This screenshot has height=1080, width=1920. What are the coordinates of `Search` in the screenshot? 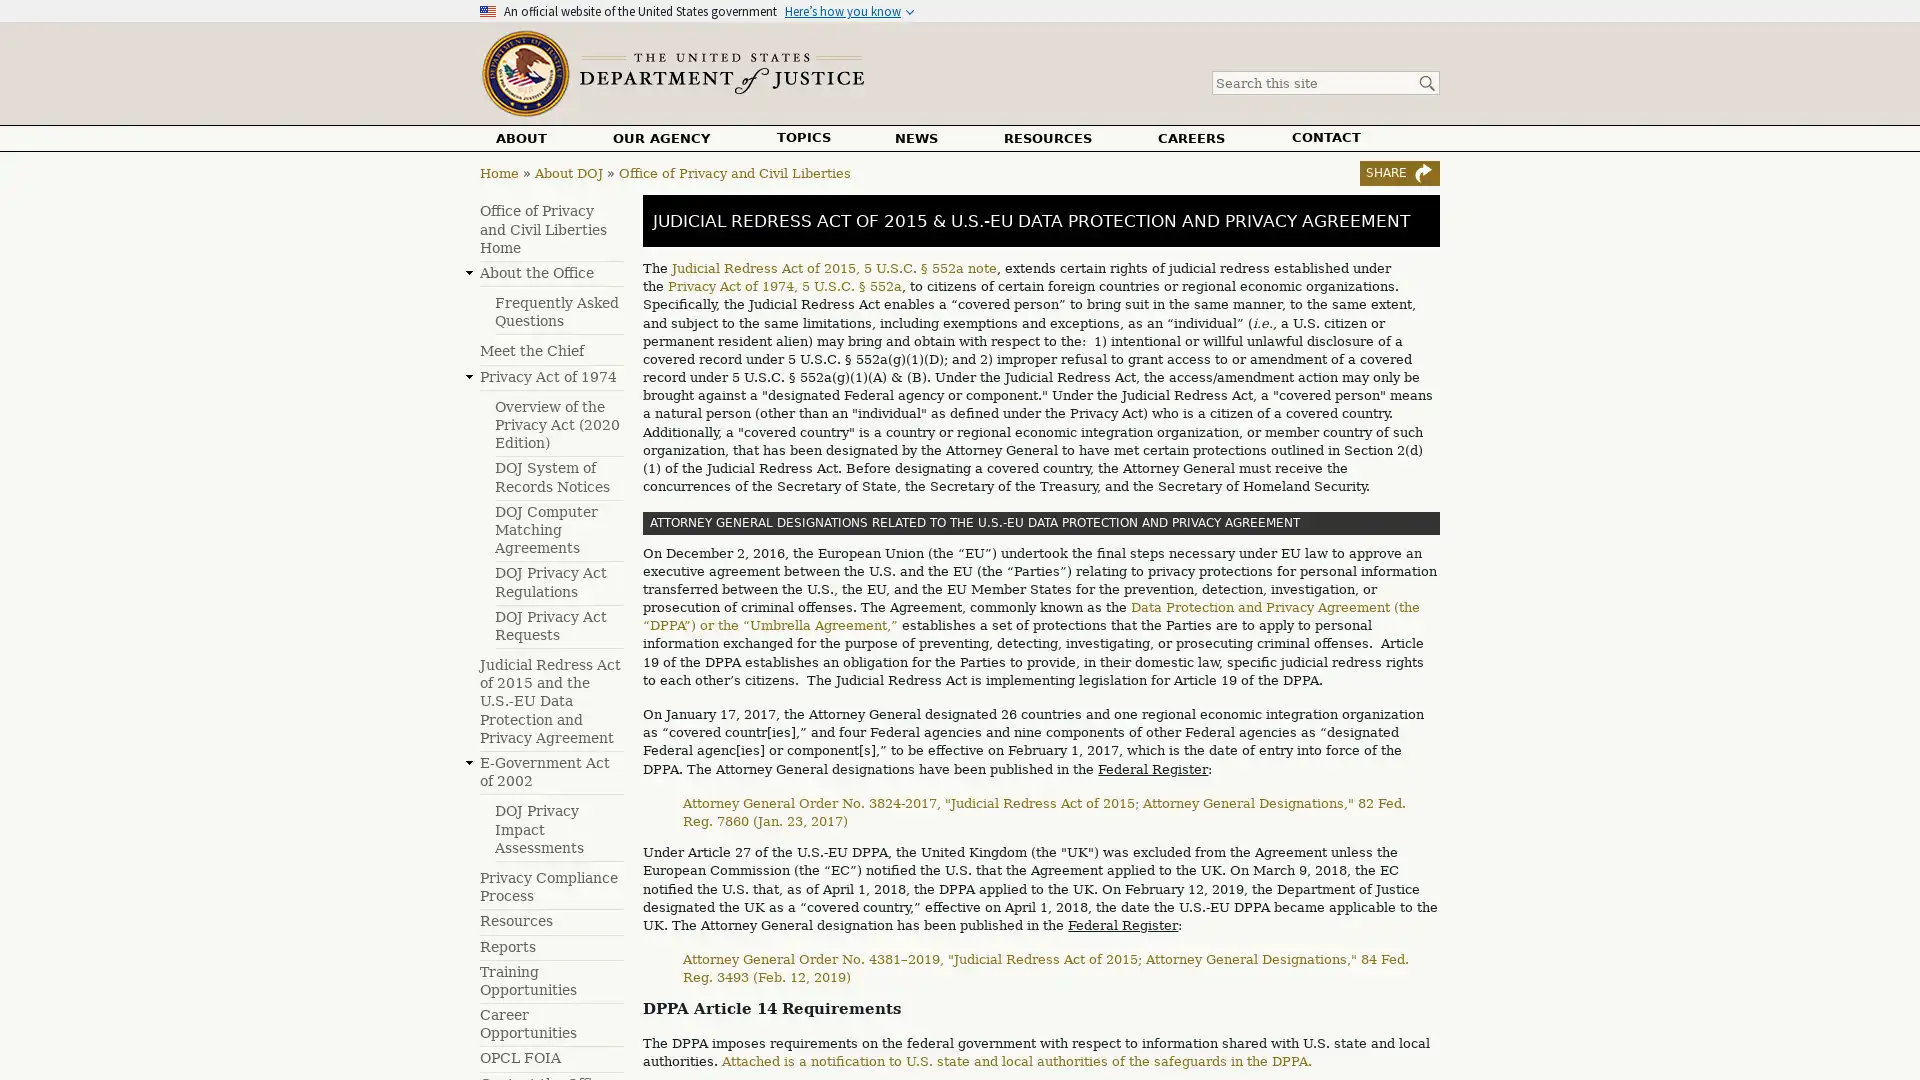 It's located at (1425, 83).